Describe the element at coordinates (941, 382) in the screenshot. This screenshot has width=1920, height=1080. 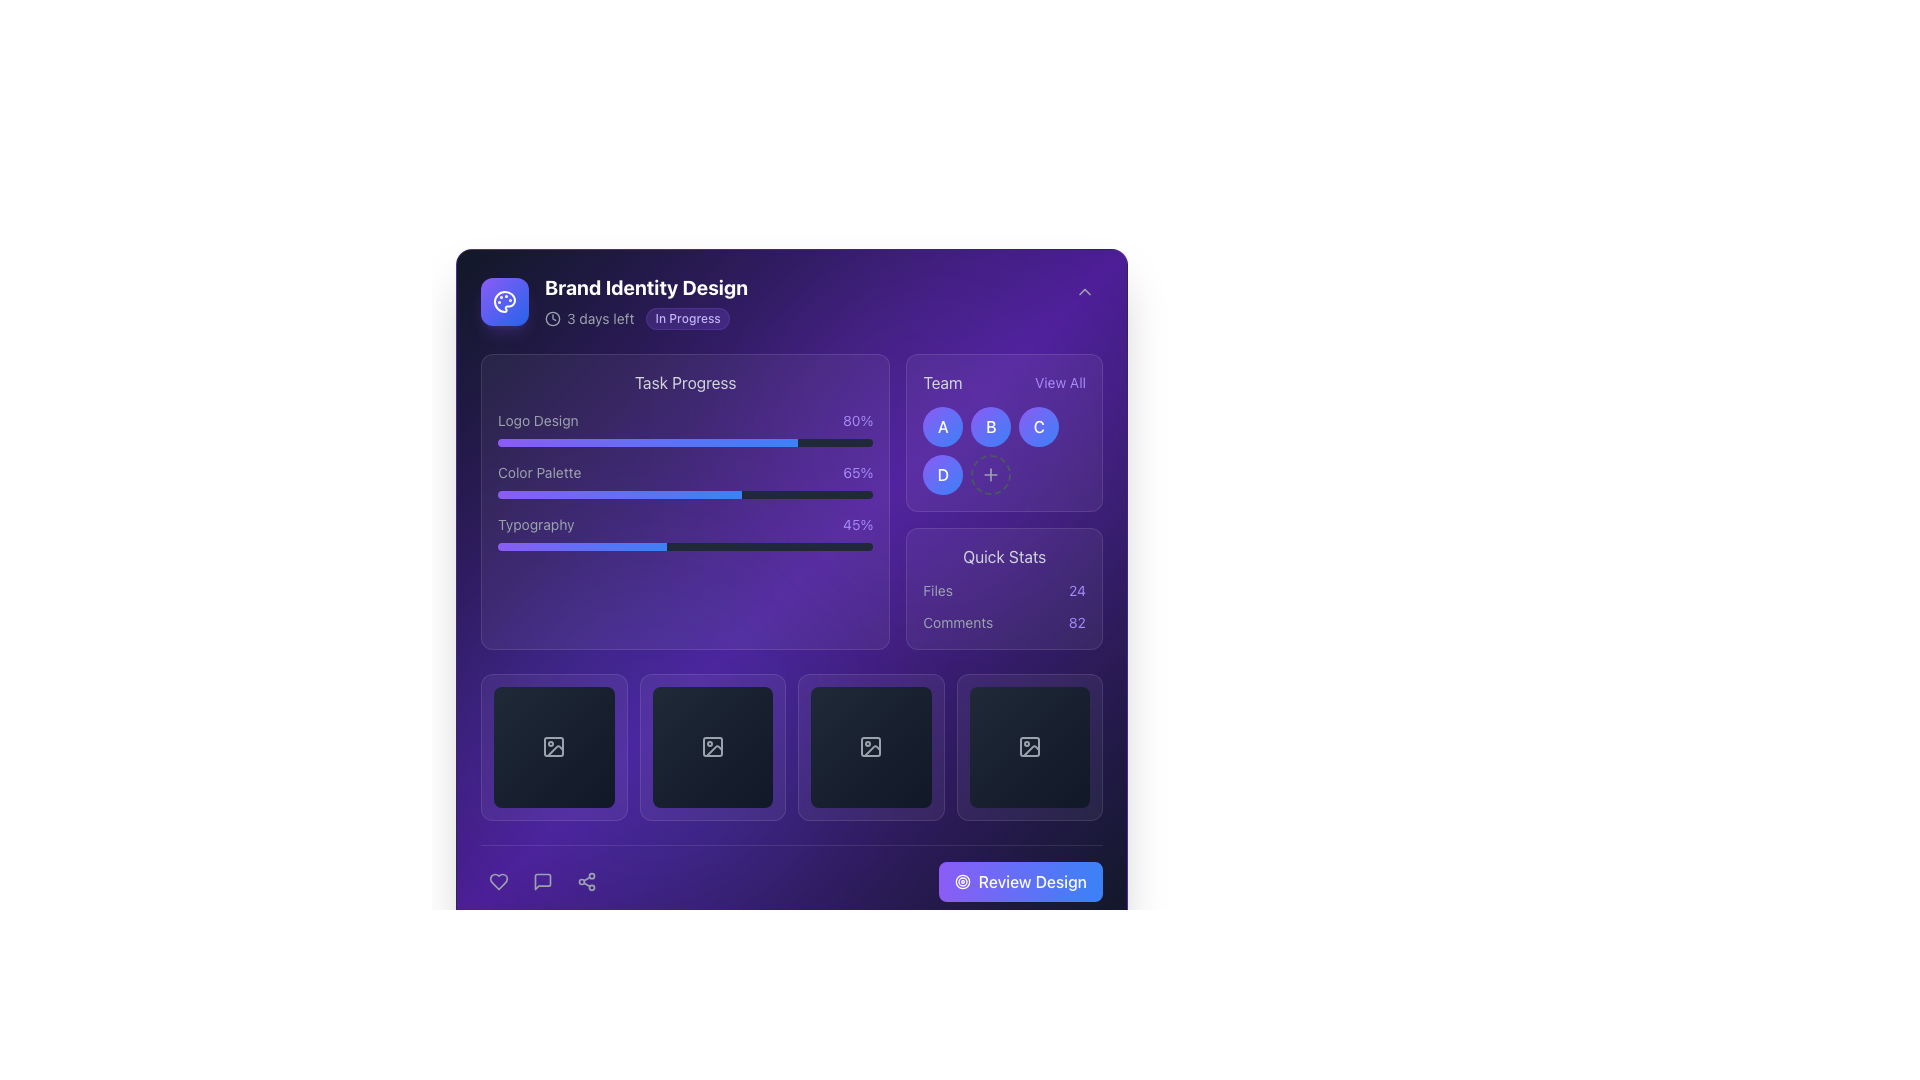
I see `the text label that serves as a title or heading for the team members section, located in the upper-right corner of the interface, to the left of the 'View All' interactive text` at that location.